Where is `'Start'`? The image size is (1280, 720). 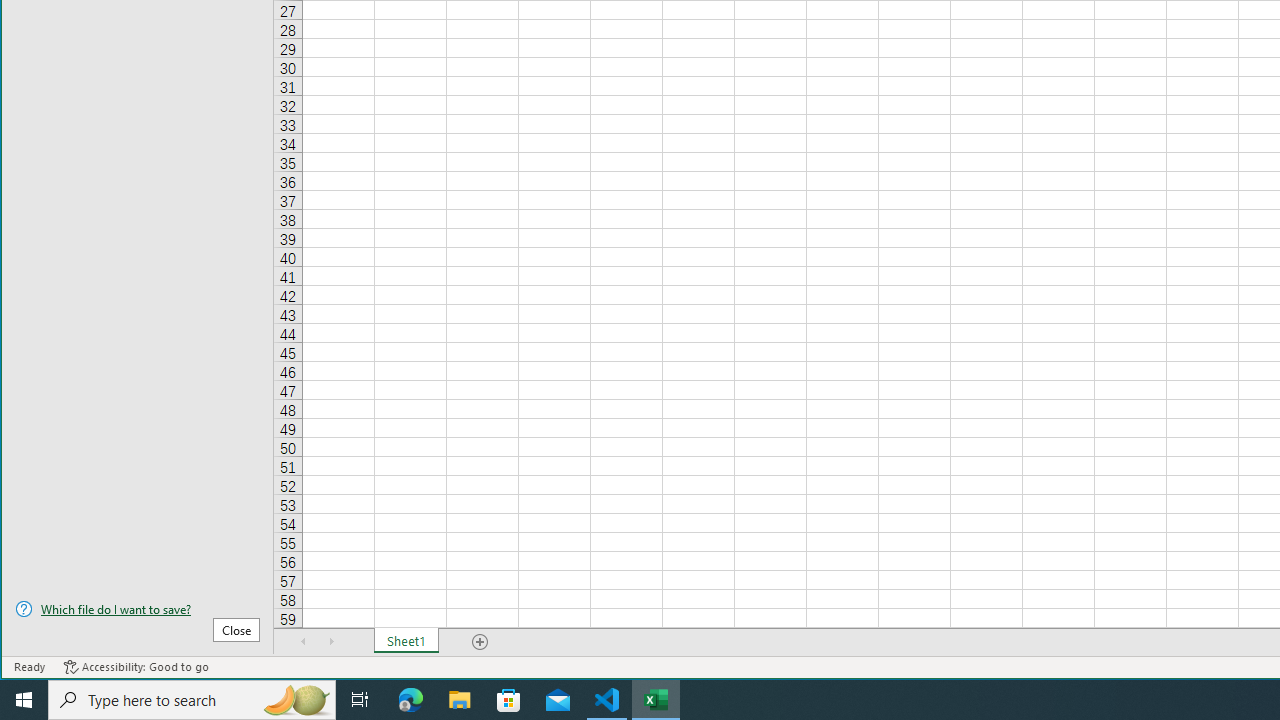 'Start' is located at coordinates (24, 698).